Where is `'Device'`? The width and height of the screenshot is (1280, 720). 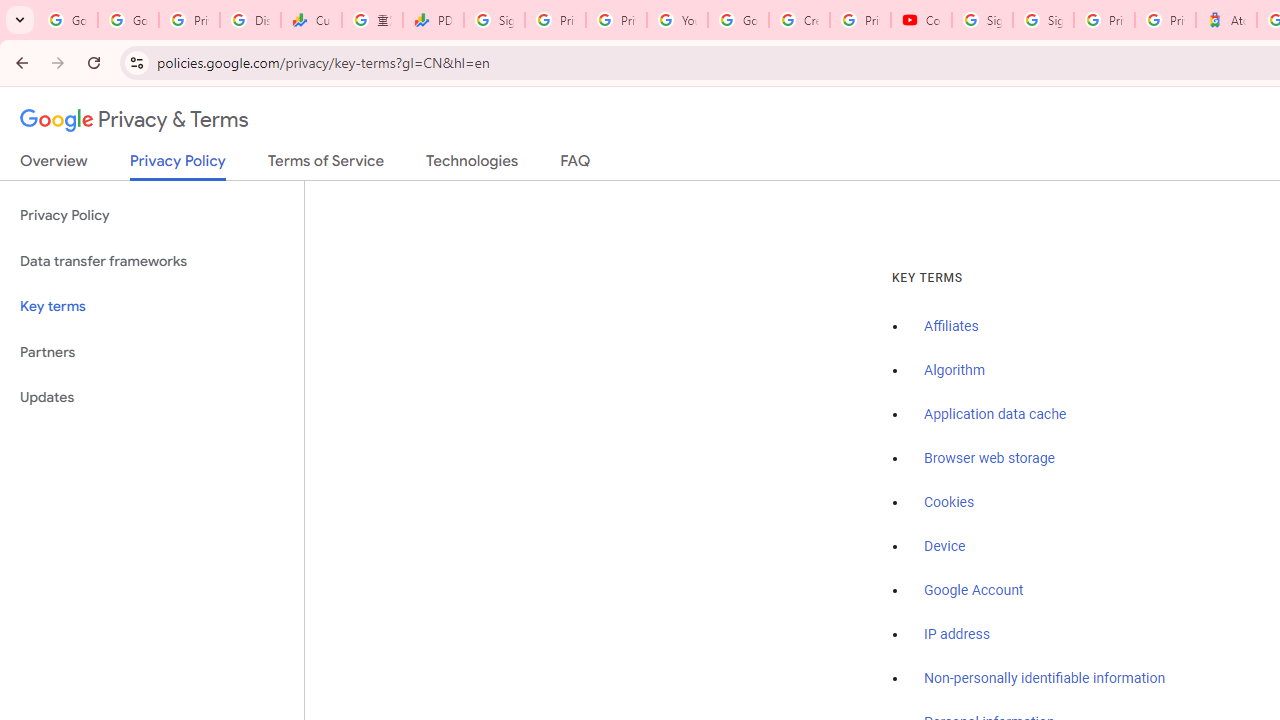 'Device' is located at coordinates (944, 546).